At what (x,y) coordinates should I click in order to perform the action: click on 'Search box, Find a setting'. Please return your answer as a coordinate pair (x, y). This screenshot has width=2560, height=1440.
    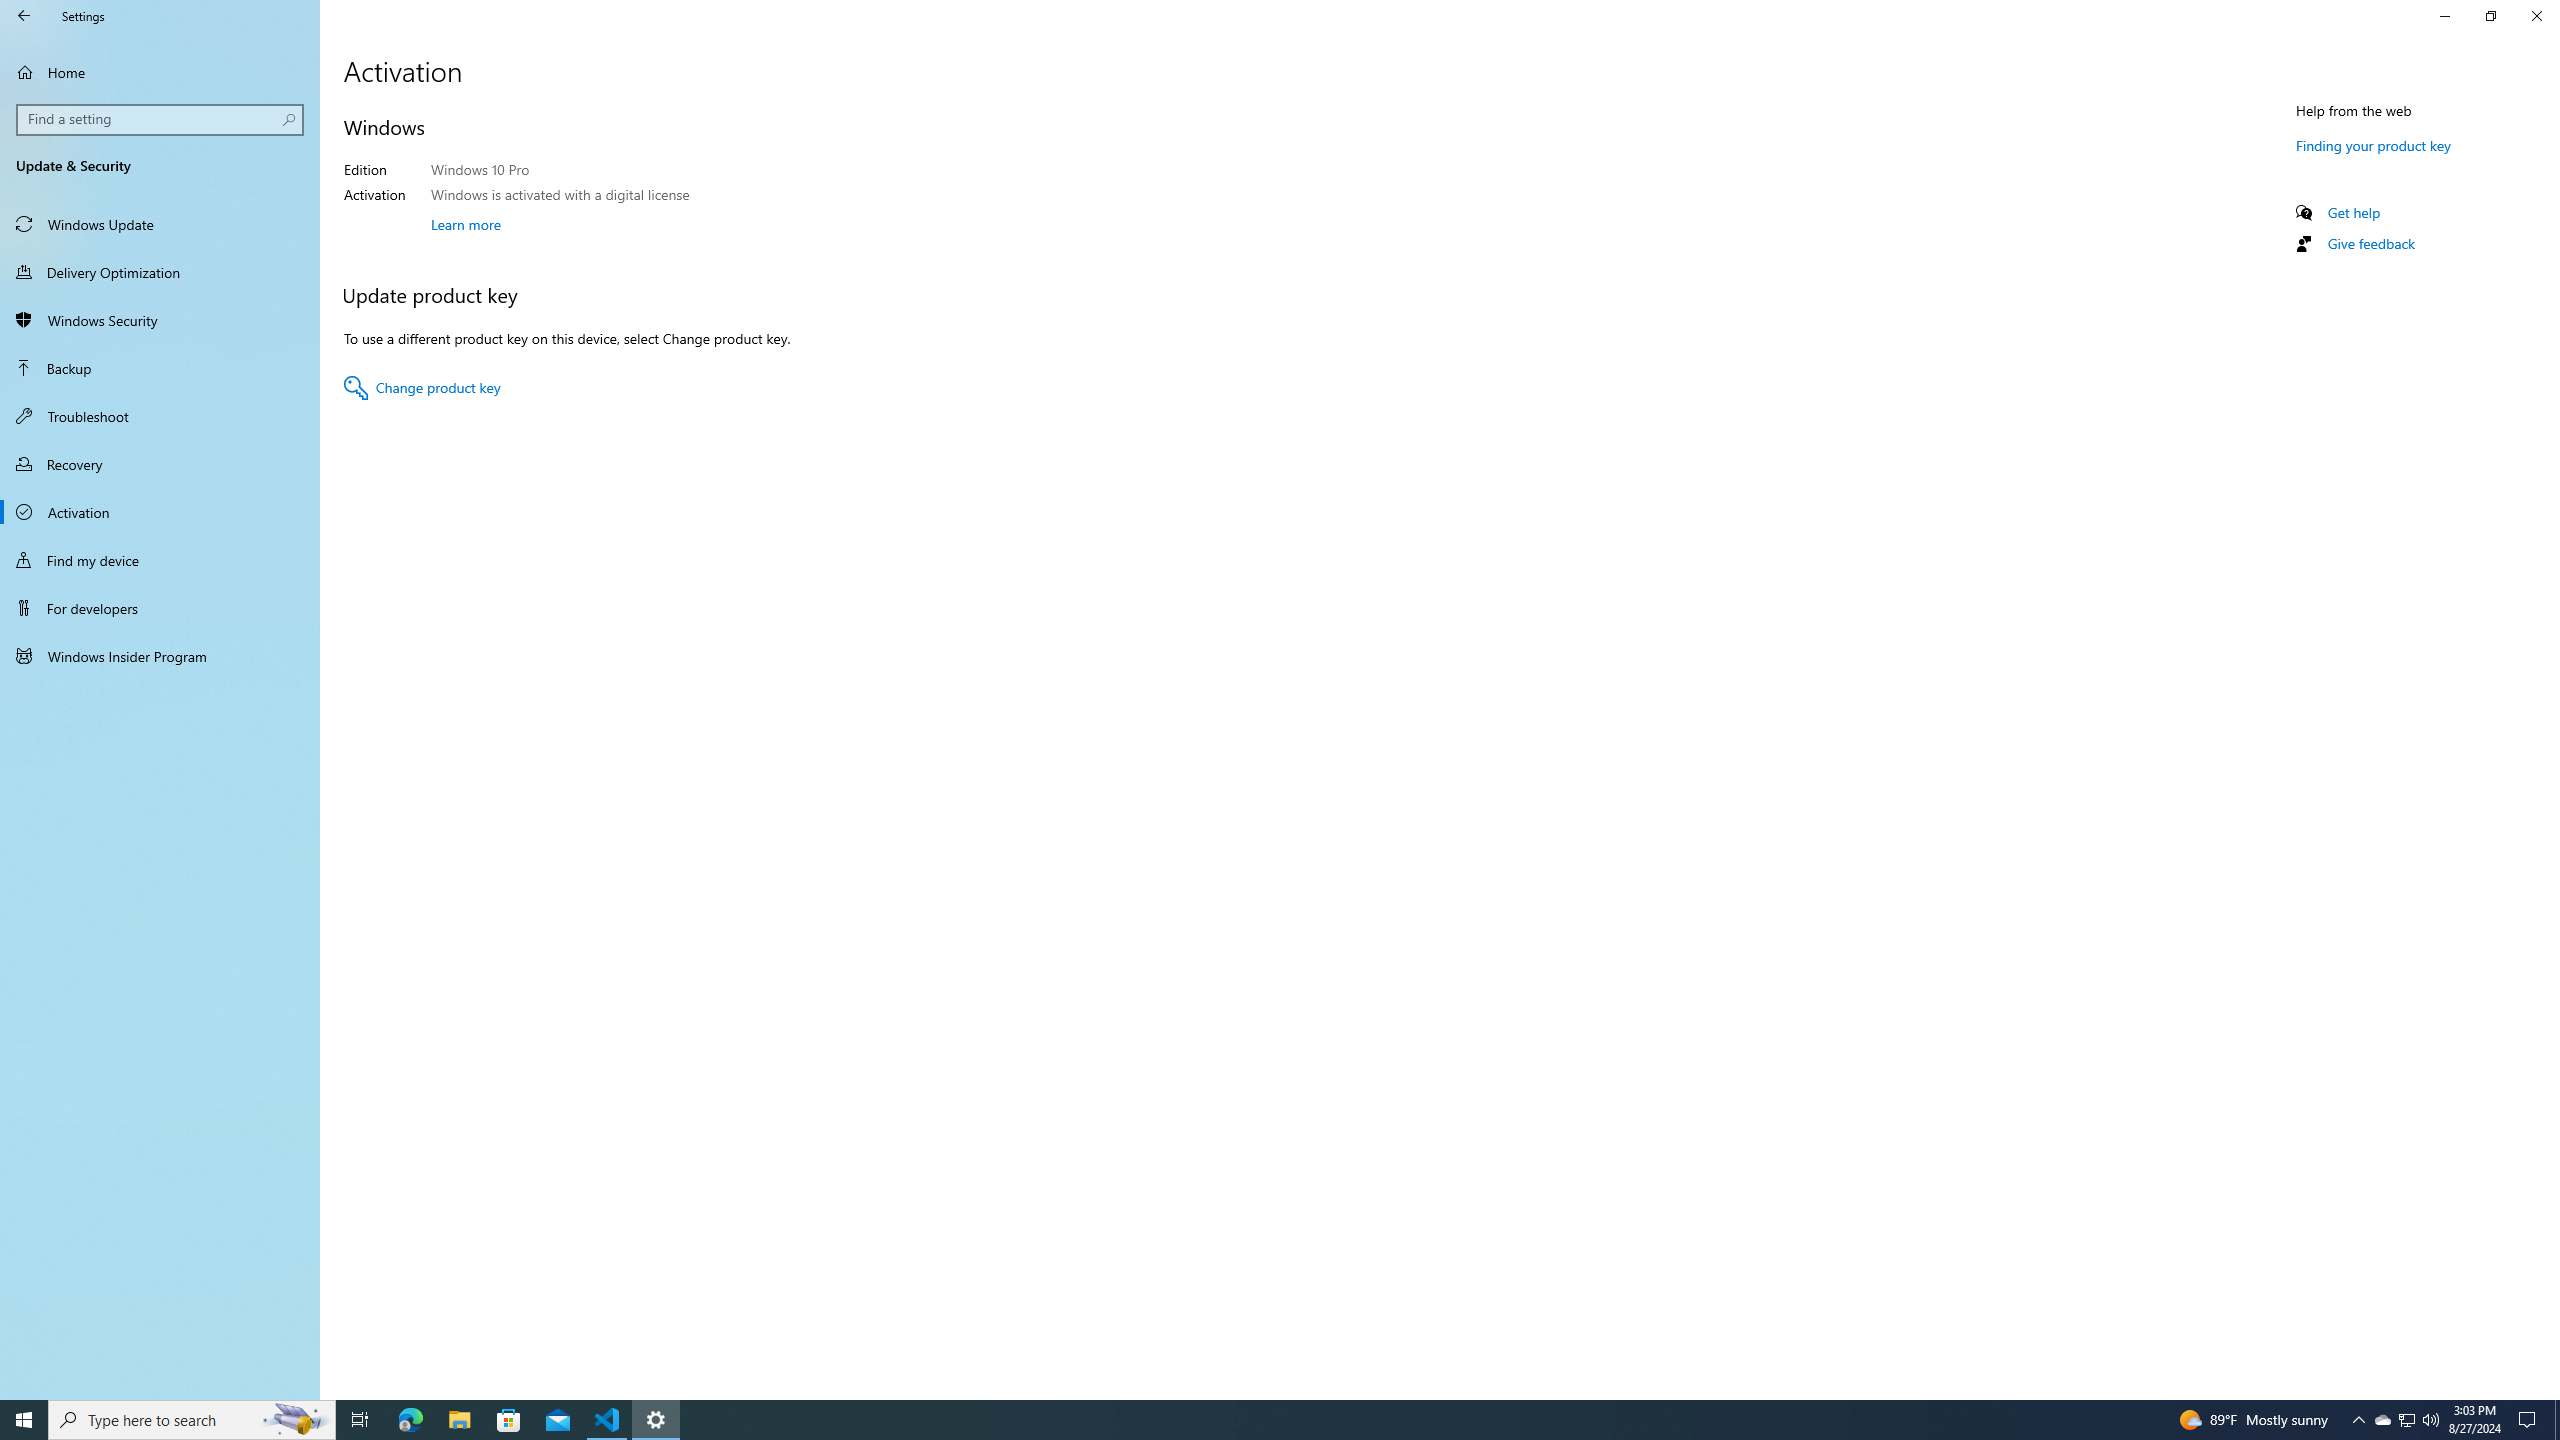
    Looking at the image, I should click on (160, 118).